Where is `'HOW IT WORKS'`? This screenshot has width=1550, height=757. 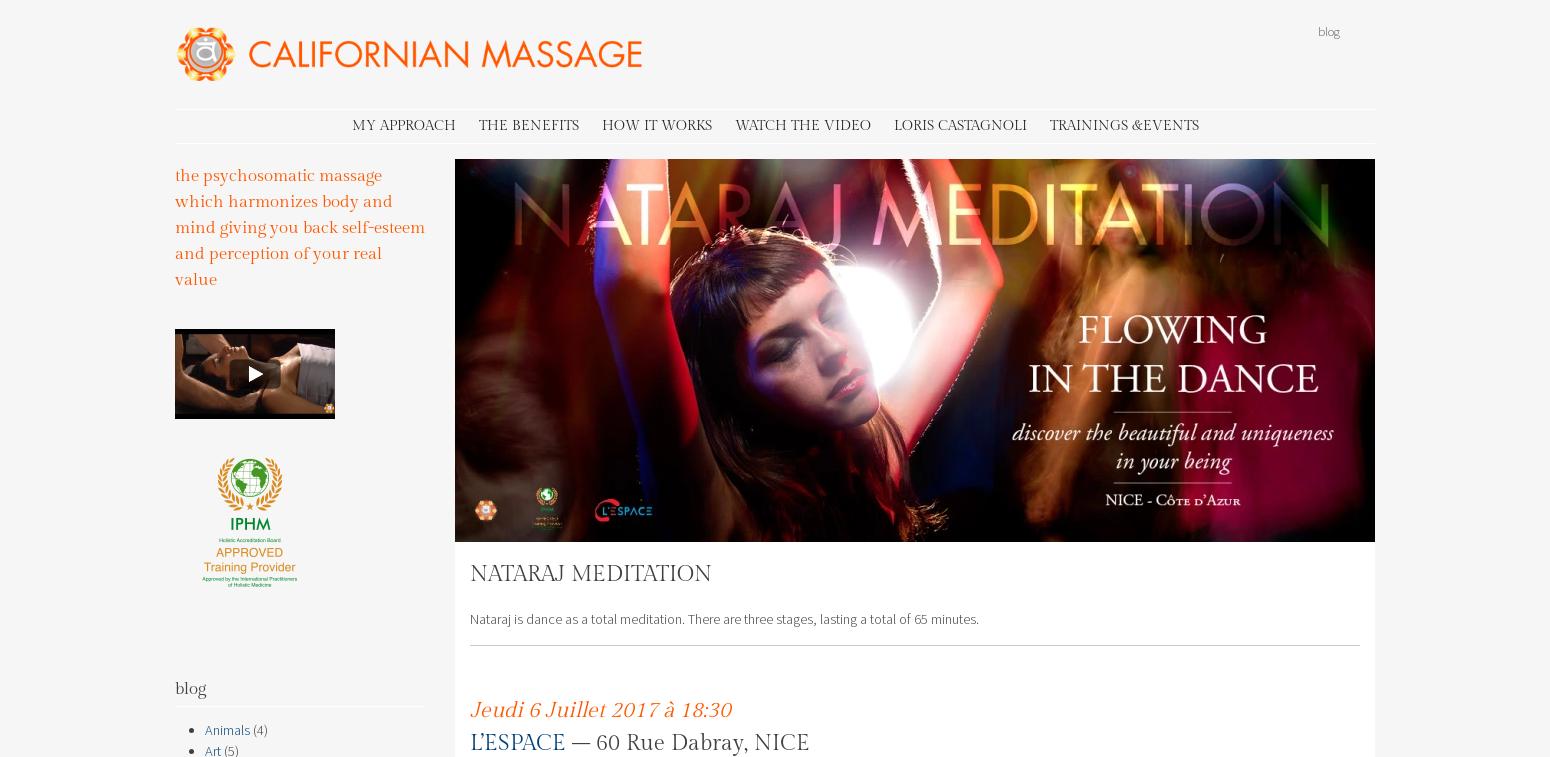 'HOW IT WORKS' is located at coordinates (654, 123).